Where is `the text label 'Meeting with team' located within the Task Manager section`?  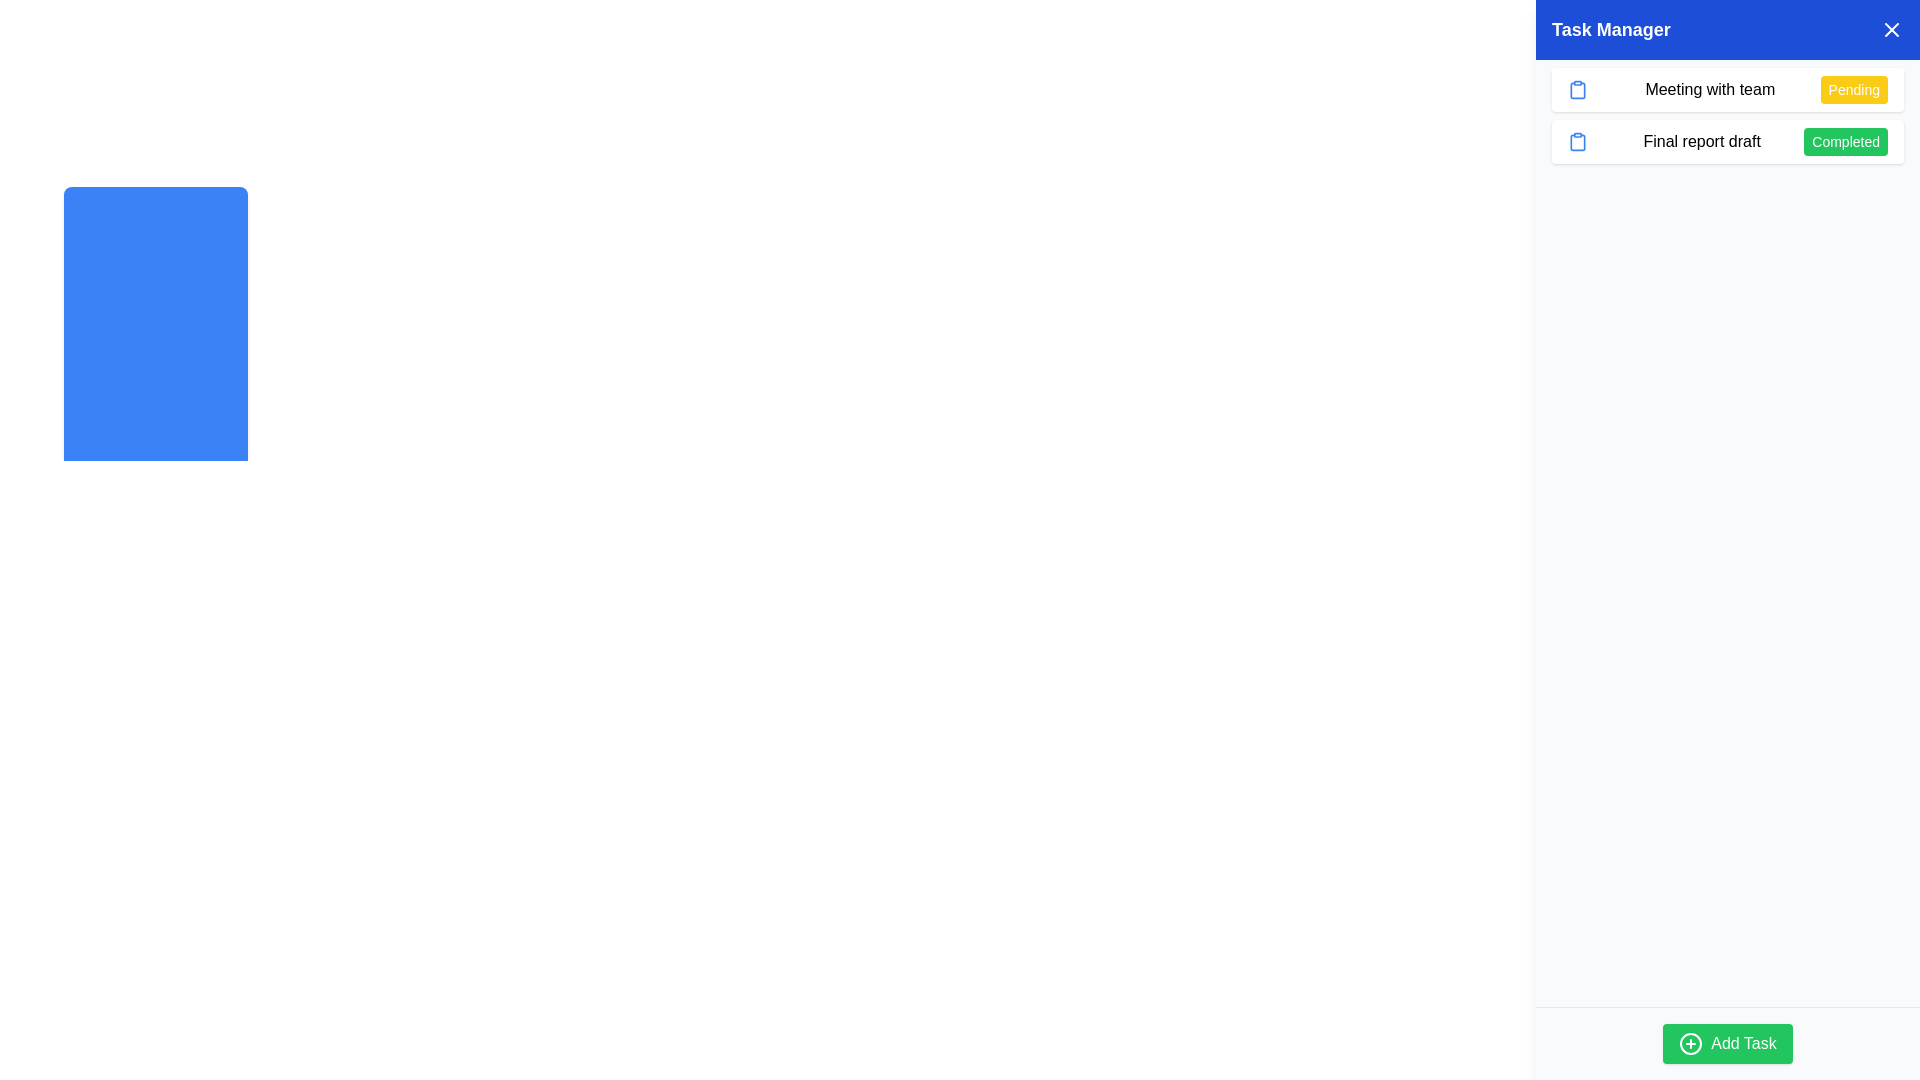
the text label 'Meeting with team' located within the Task Manager section is located at coordinates (1709, 88).